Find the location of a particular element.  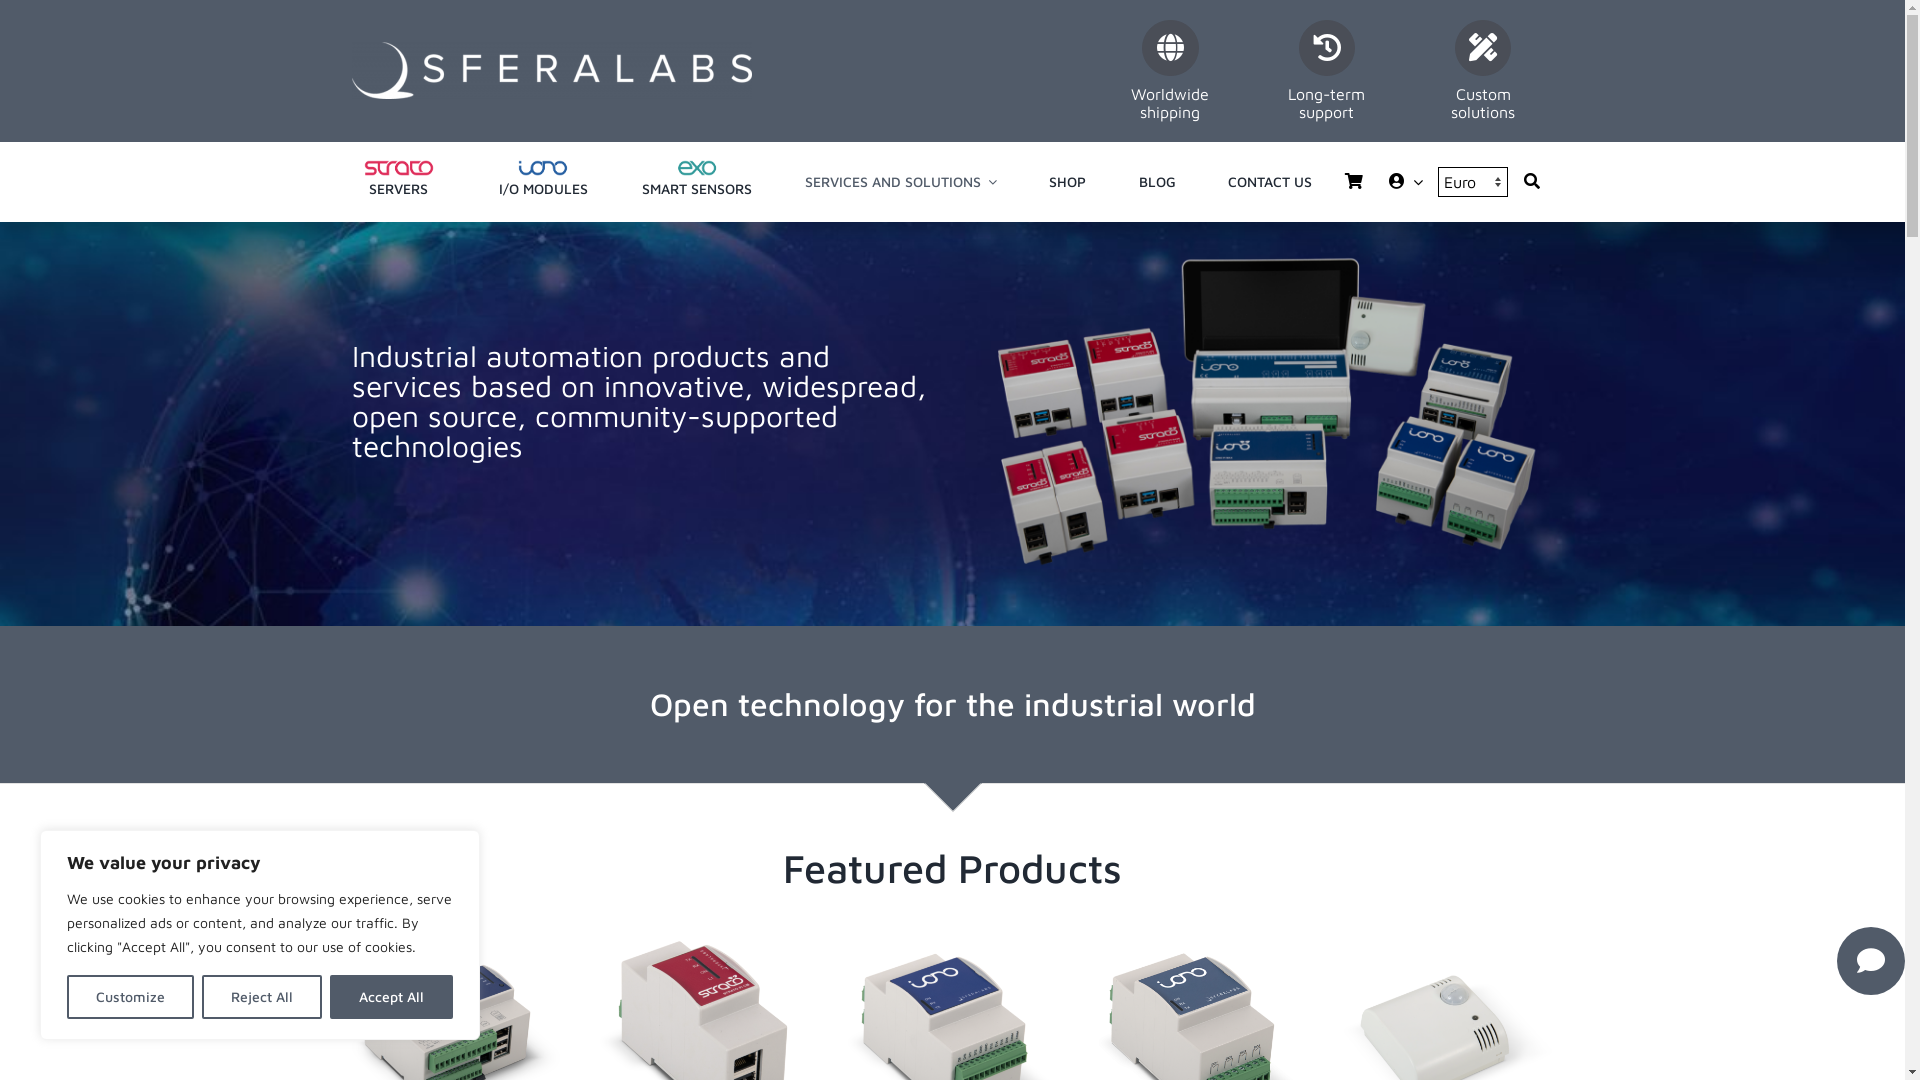

'SHOP' is located at coordinates (1048, 181).